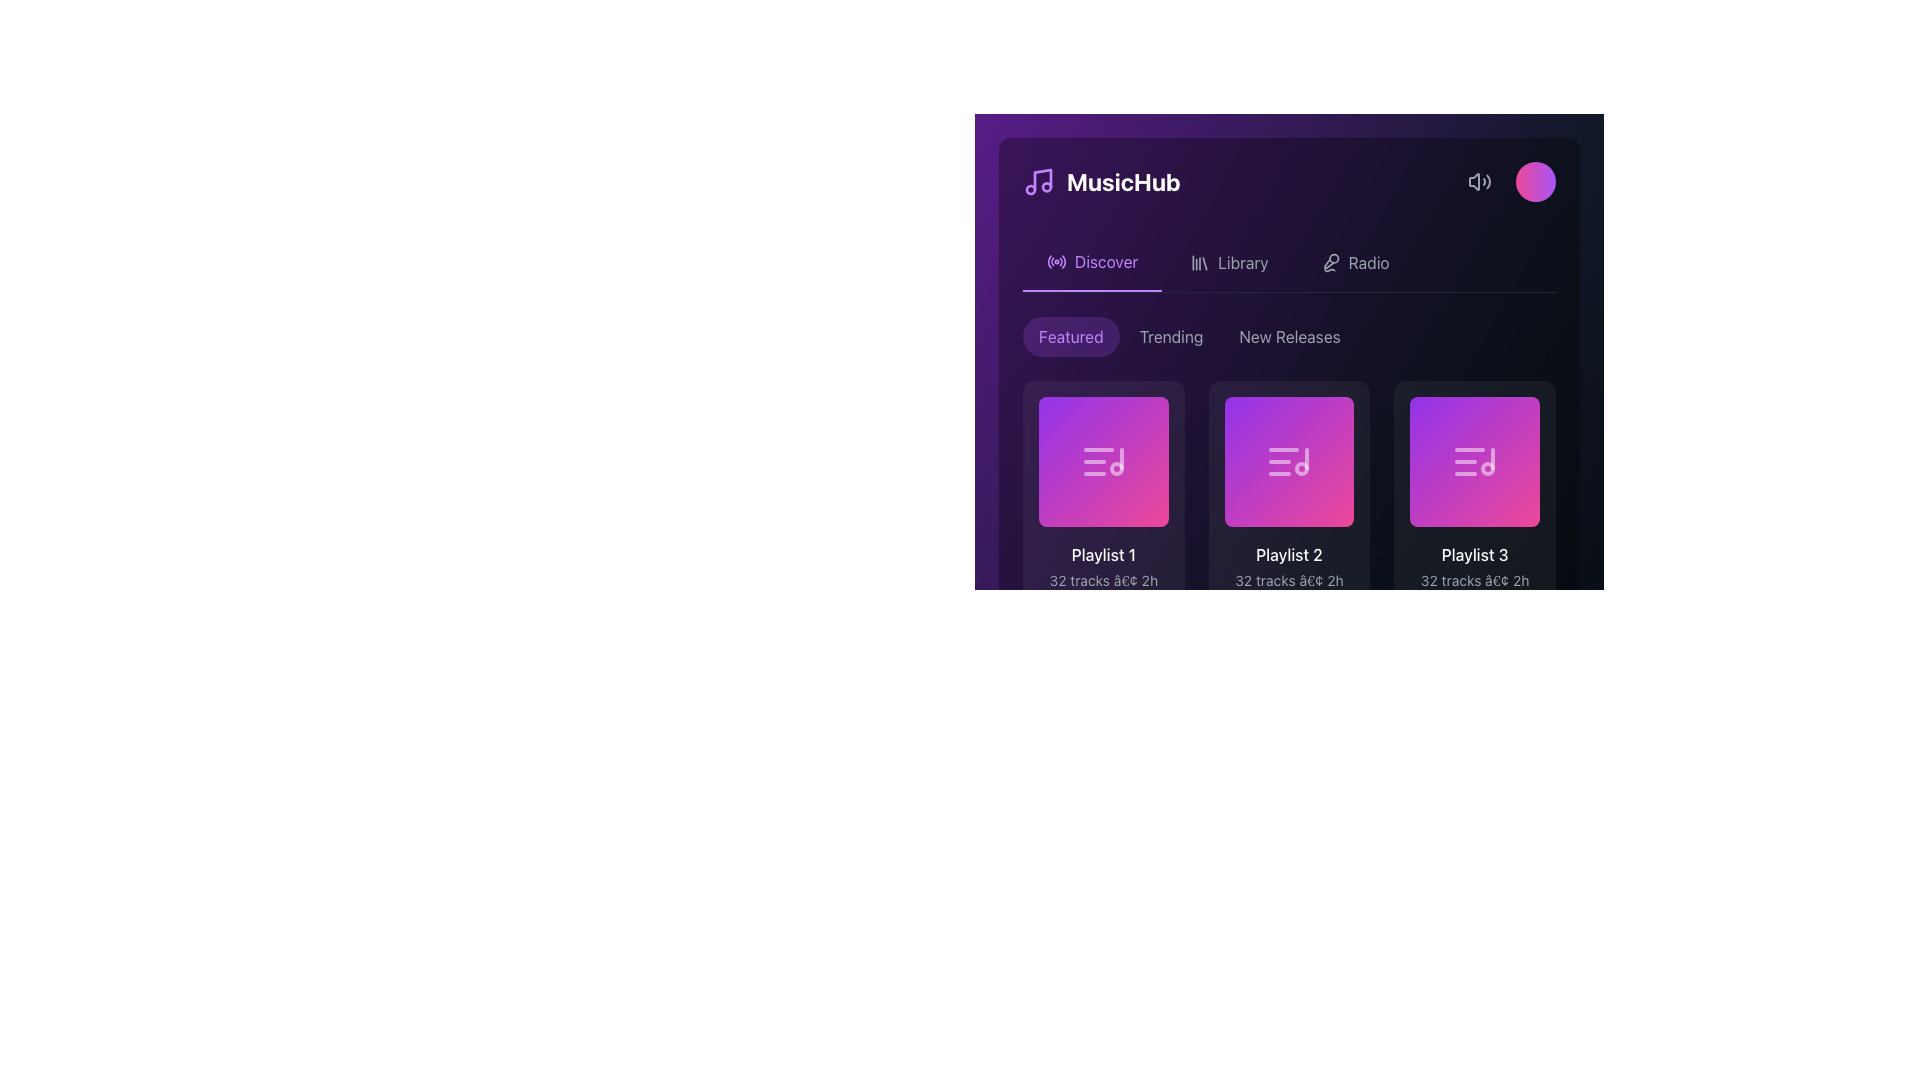 This screenshot has width=1920, height=1080. What do you see at coordinates (1038, 181) in the screenshot?
I see `the MusicHub icon located at the top-left of the interface, adjacent to the text 'MusicHub'` at bounding box center [1038, 181].